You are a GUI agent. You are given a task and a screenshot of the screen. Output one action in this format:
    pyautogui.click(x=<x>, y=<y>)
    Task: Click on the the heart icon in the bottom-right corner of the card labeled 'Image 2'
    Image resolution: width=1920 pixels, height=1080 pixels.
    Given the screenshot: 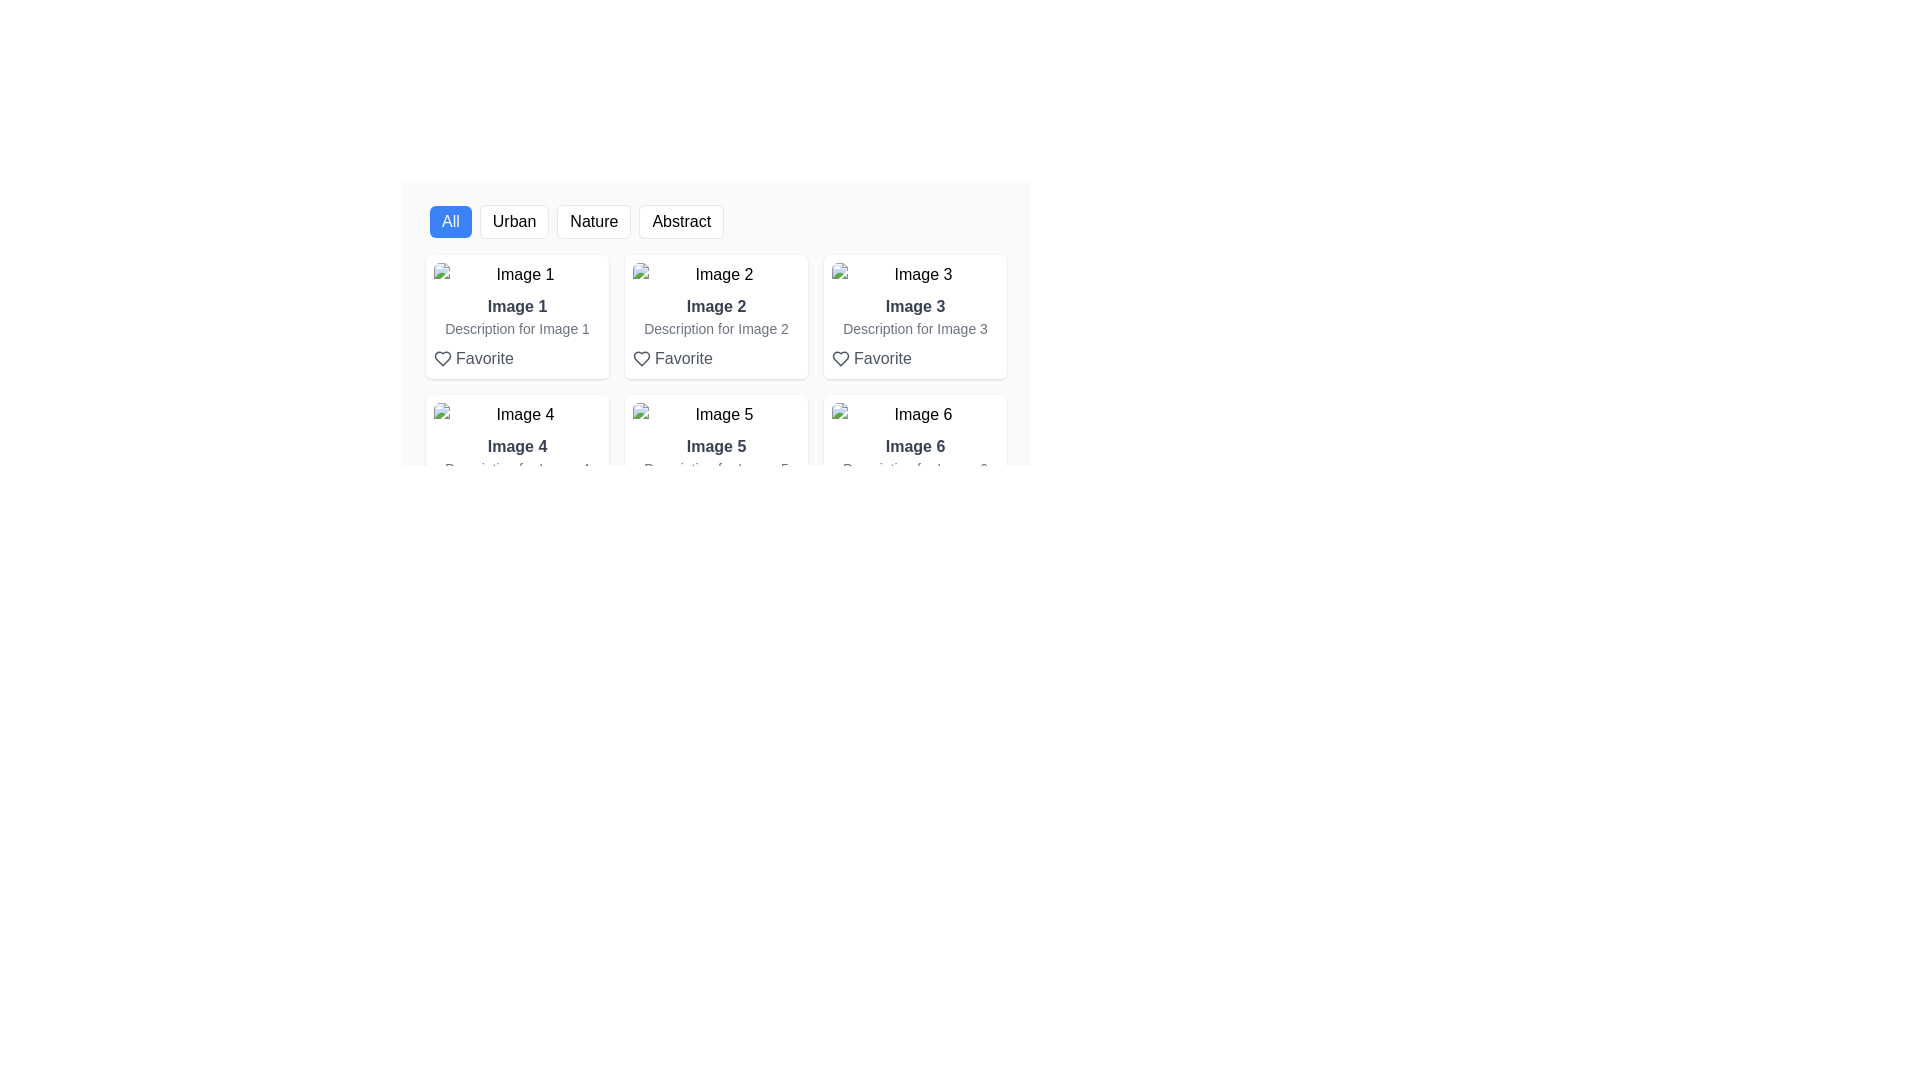 What is the action you would take?
    pyautogui.click(x=441, y=357)
    